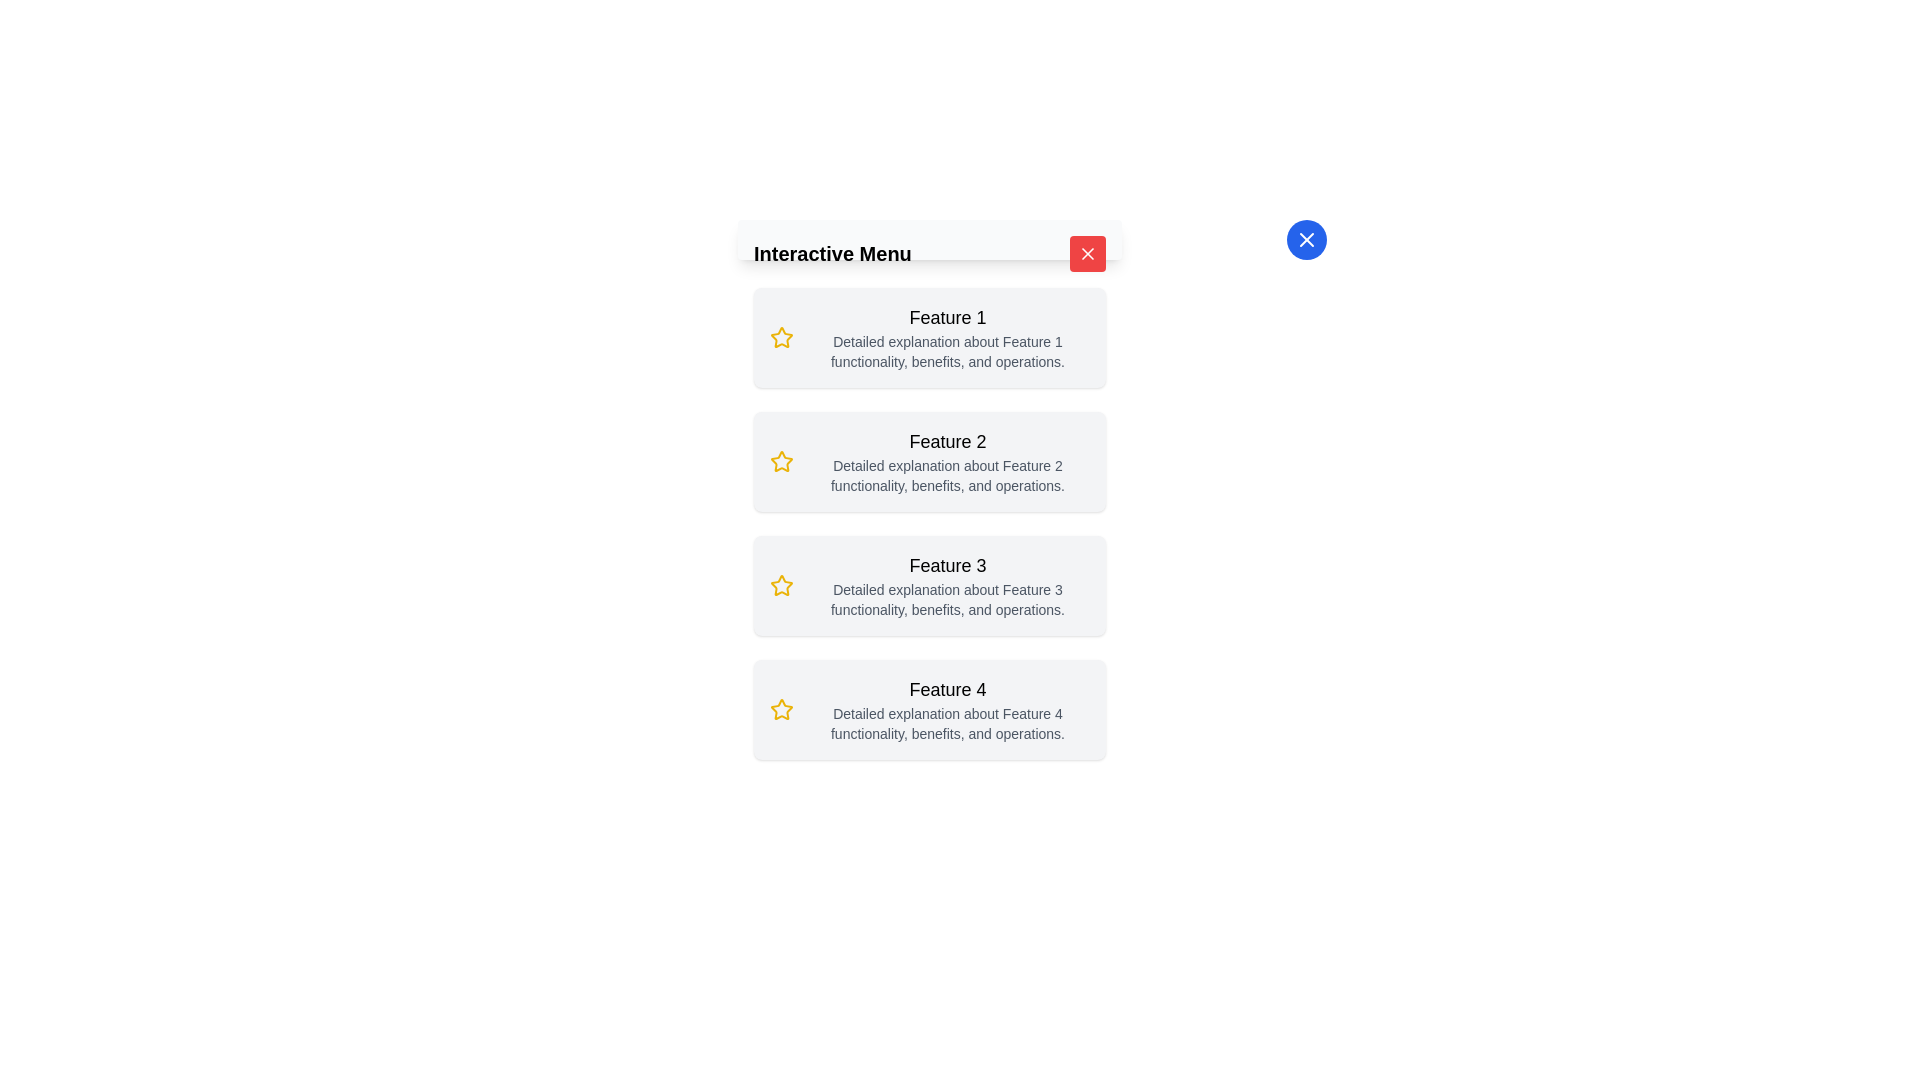  I want to click on the Card that provides an overview of 'Feature 3', located as the third item in a vertically stacked list between 'Feature 2' and 'Feature 4', so click(929, 585).